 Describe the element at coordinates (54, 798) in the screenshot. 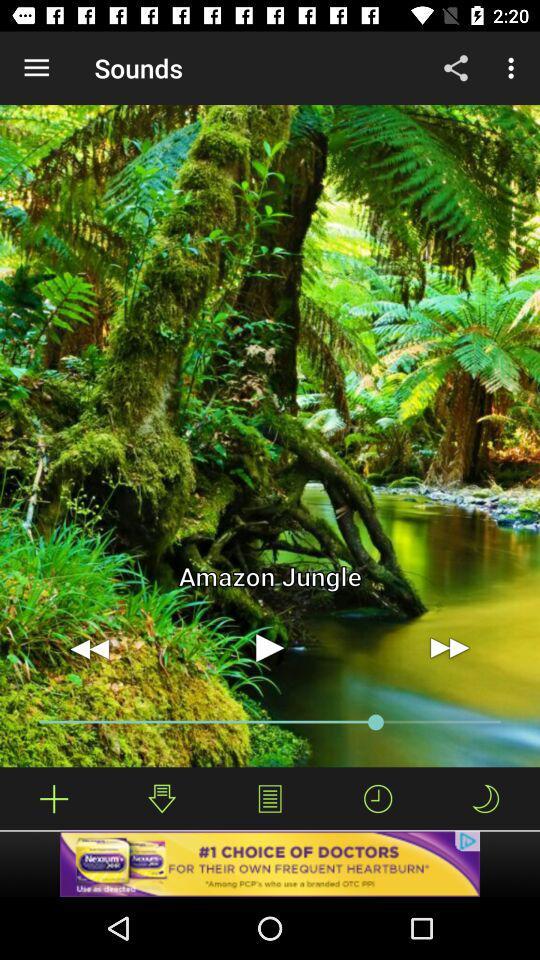

I see `the file` at that location.